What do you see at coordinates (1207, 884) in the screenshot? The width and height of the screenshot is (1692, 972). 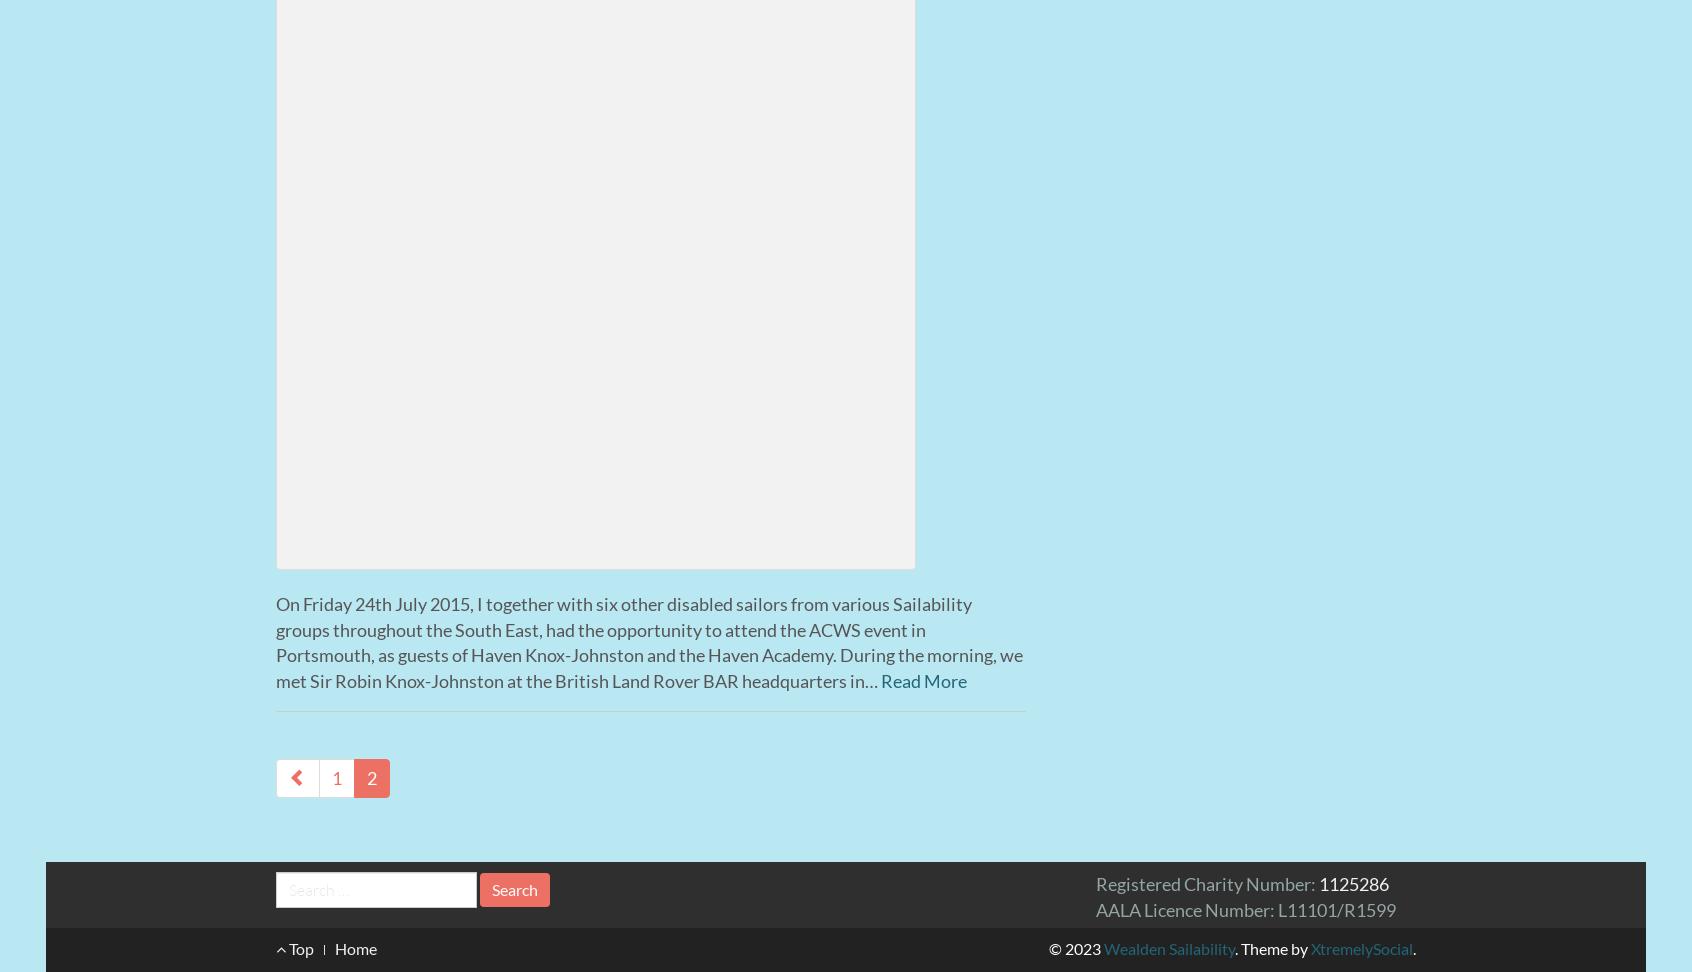 I see `'Registered Charity Number:'` at bounding box center [1207, 884].